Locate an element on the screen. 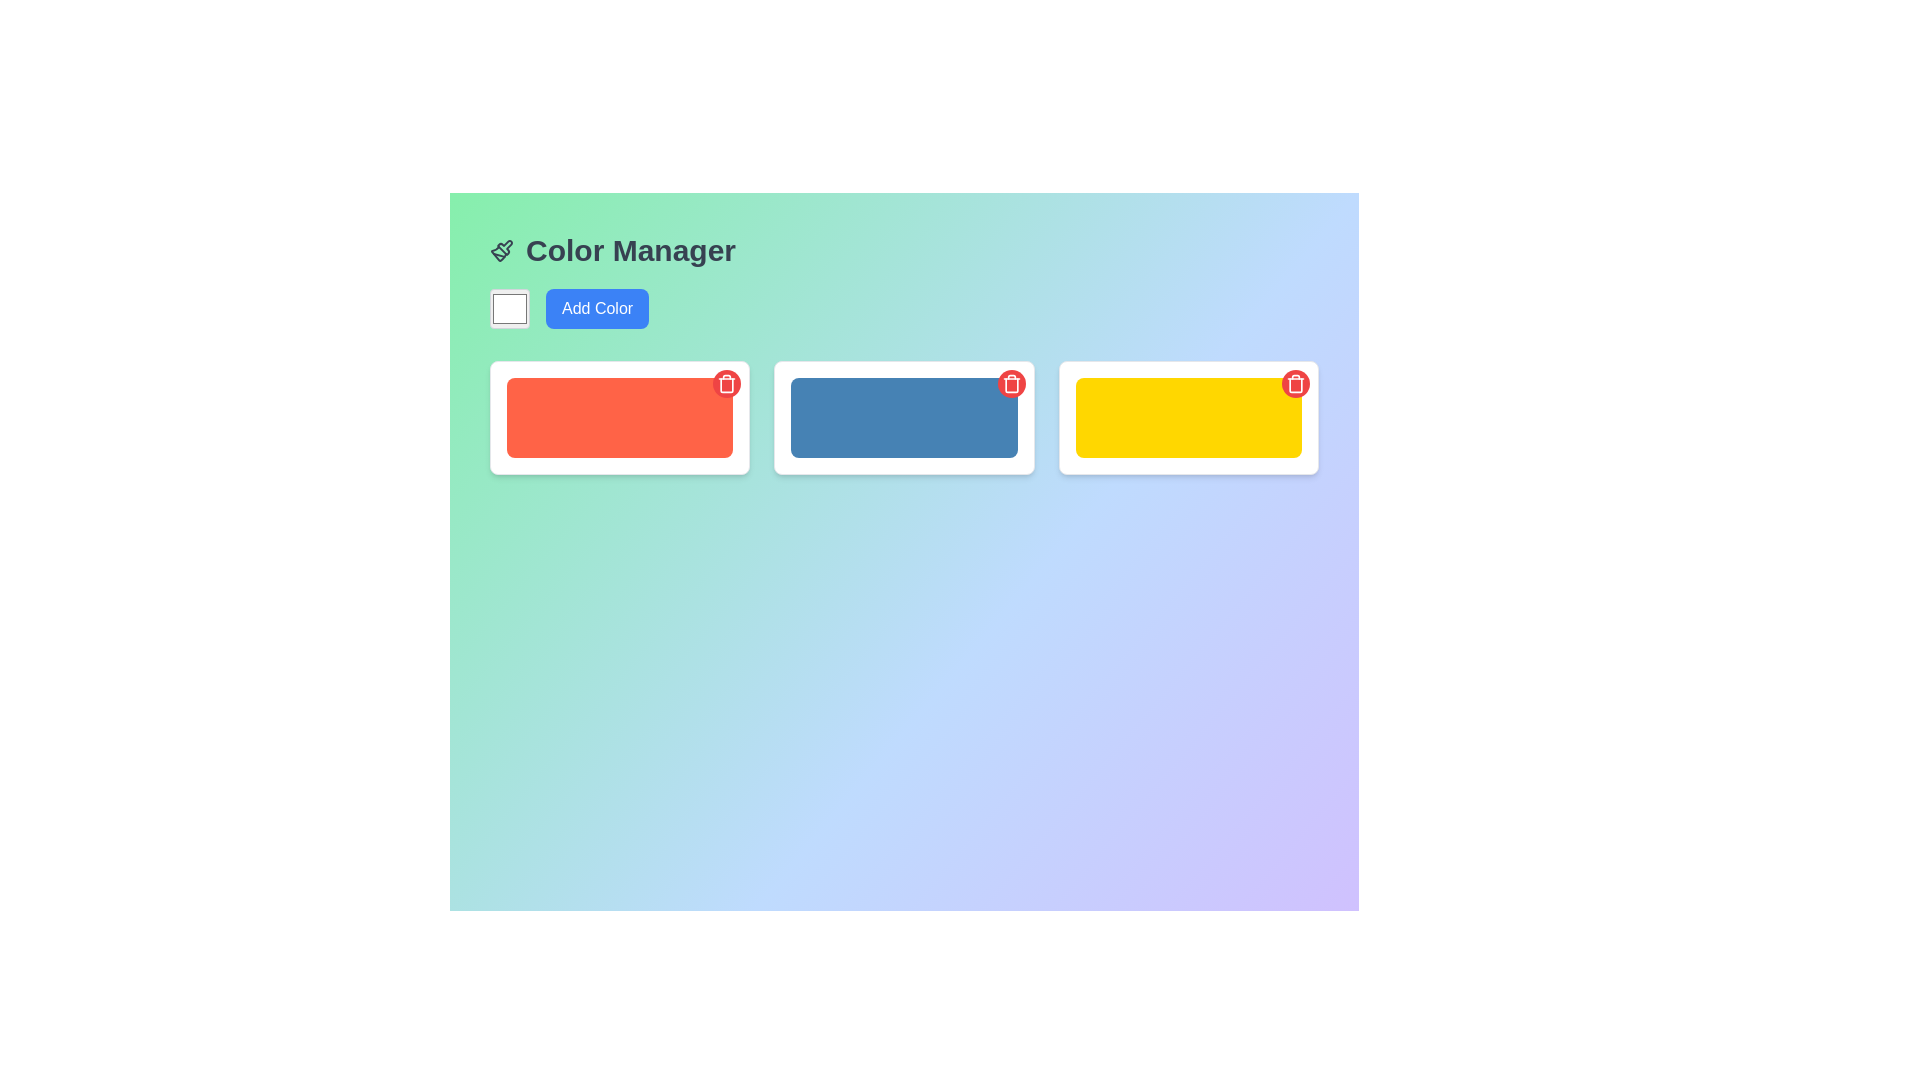 The height and width of the screenshot is (1080, 1920). the rounded blue button labeled 'Add Color' is located at coordinates (596, 308).